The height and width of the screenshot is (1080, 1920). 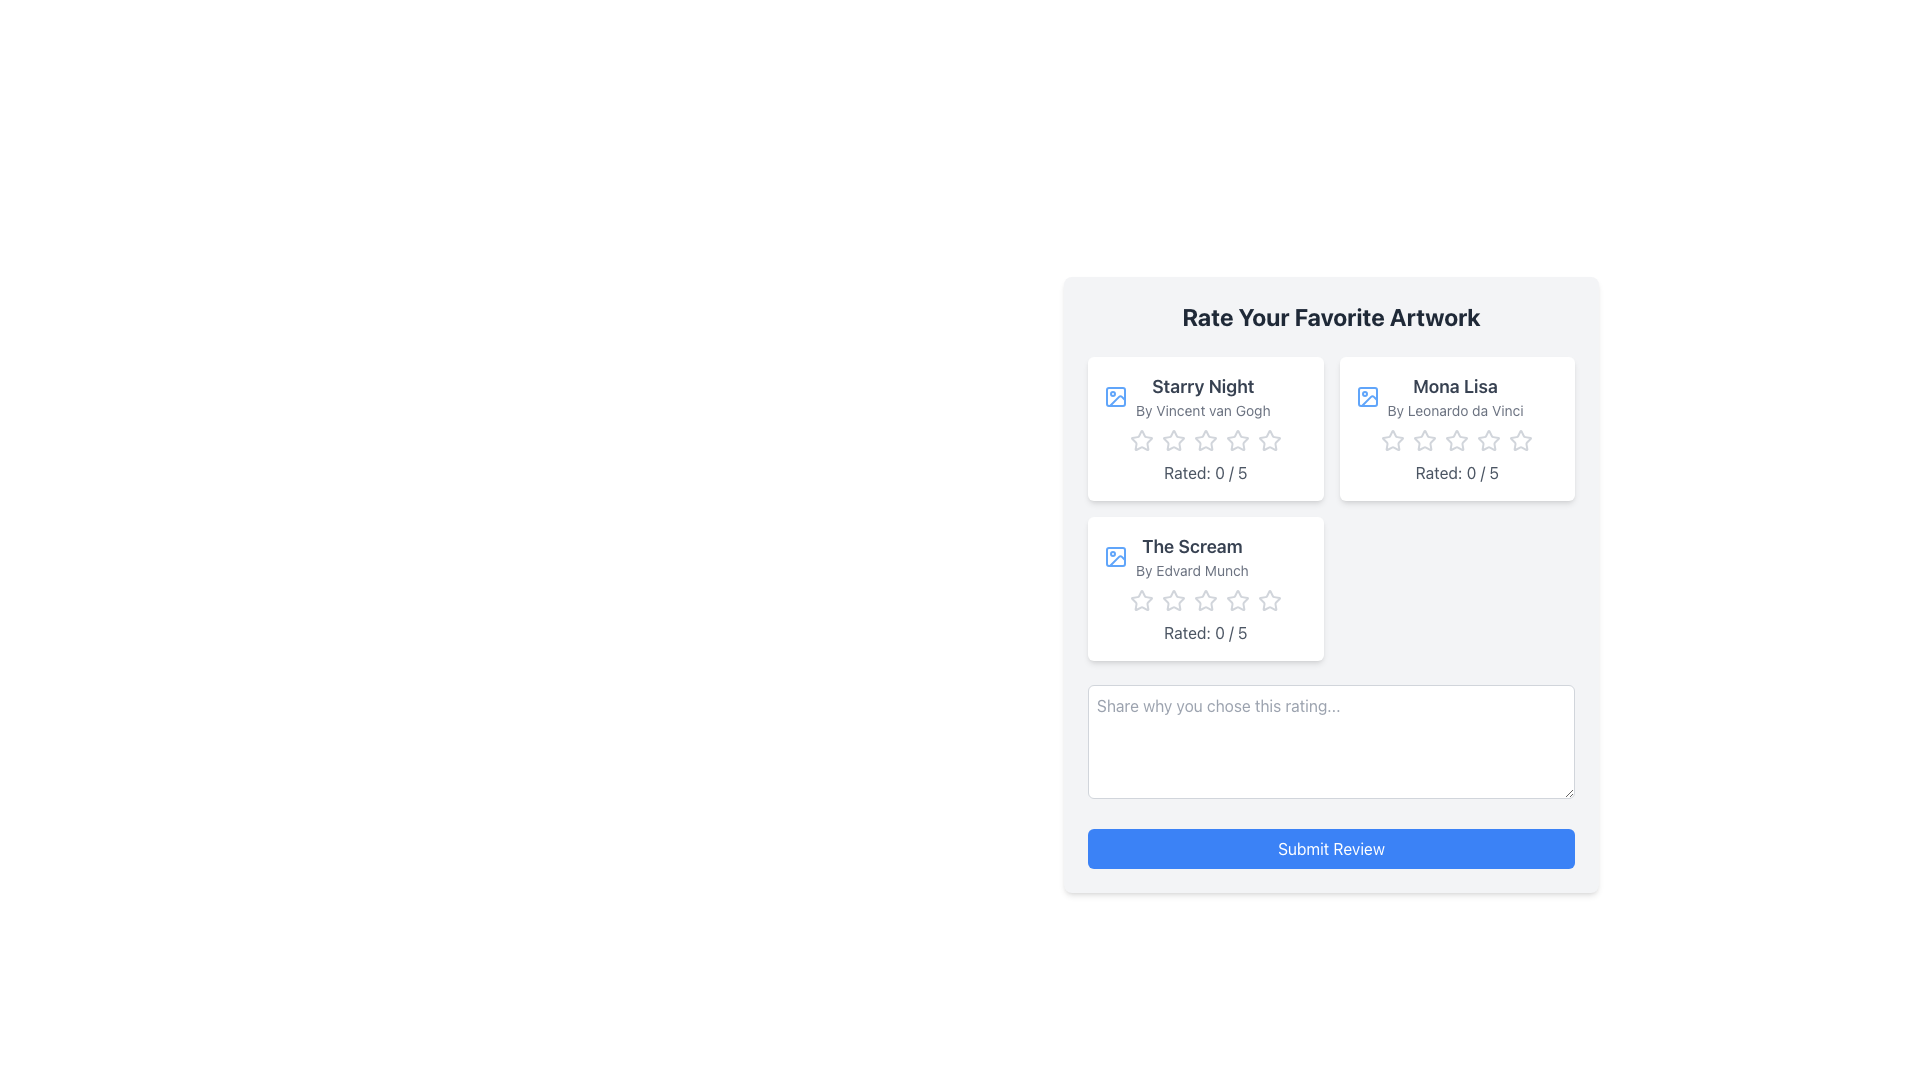 What do you see at coordinates (1202, 397) in the screenshot?
I see `the text label displaying 'Starry Night' in bold, located in the left-top panel of the grid layout` at bounding box center [1202, 397].